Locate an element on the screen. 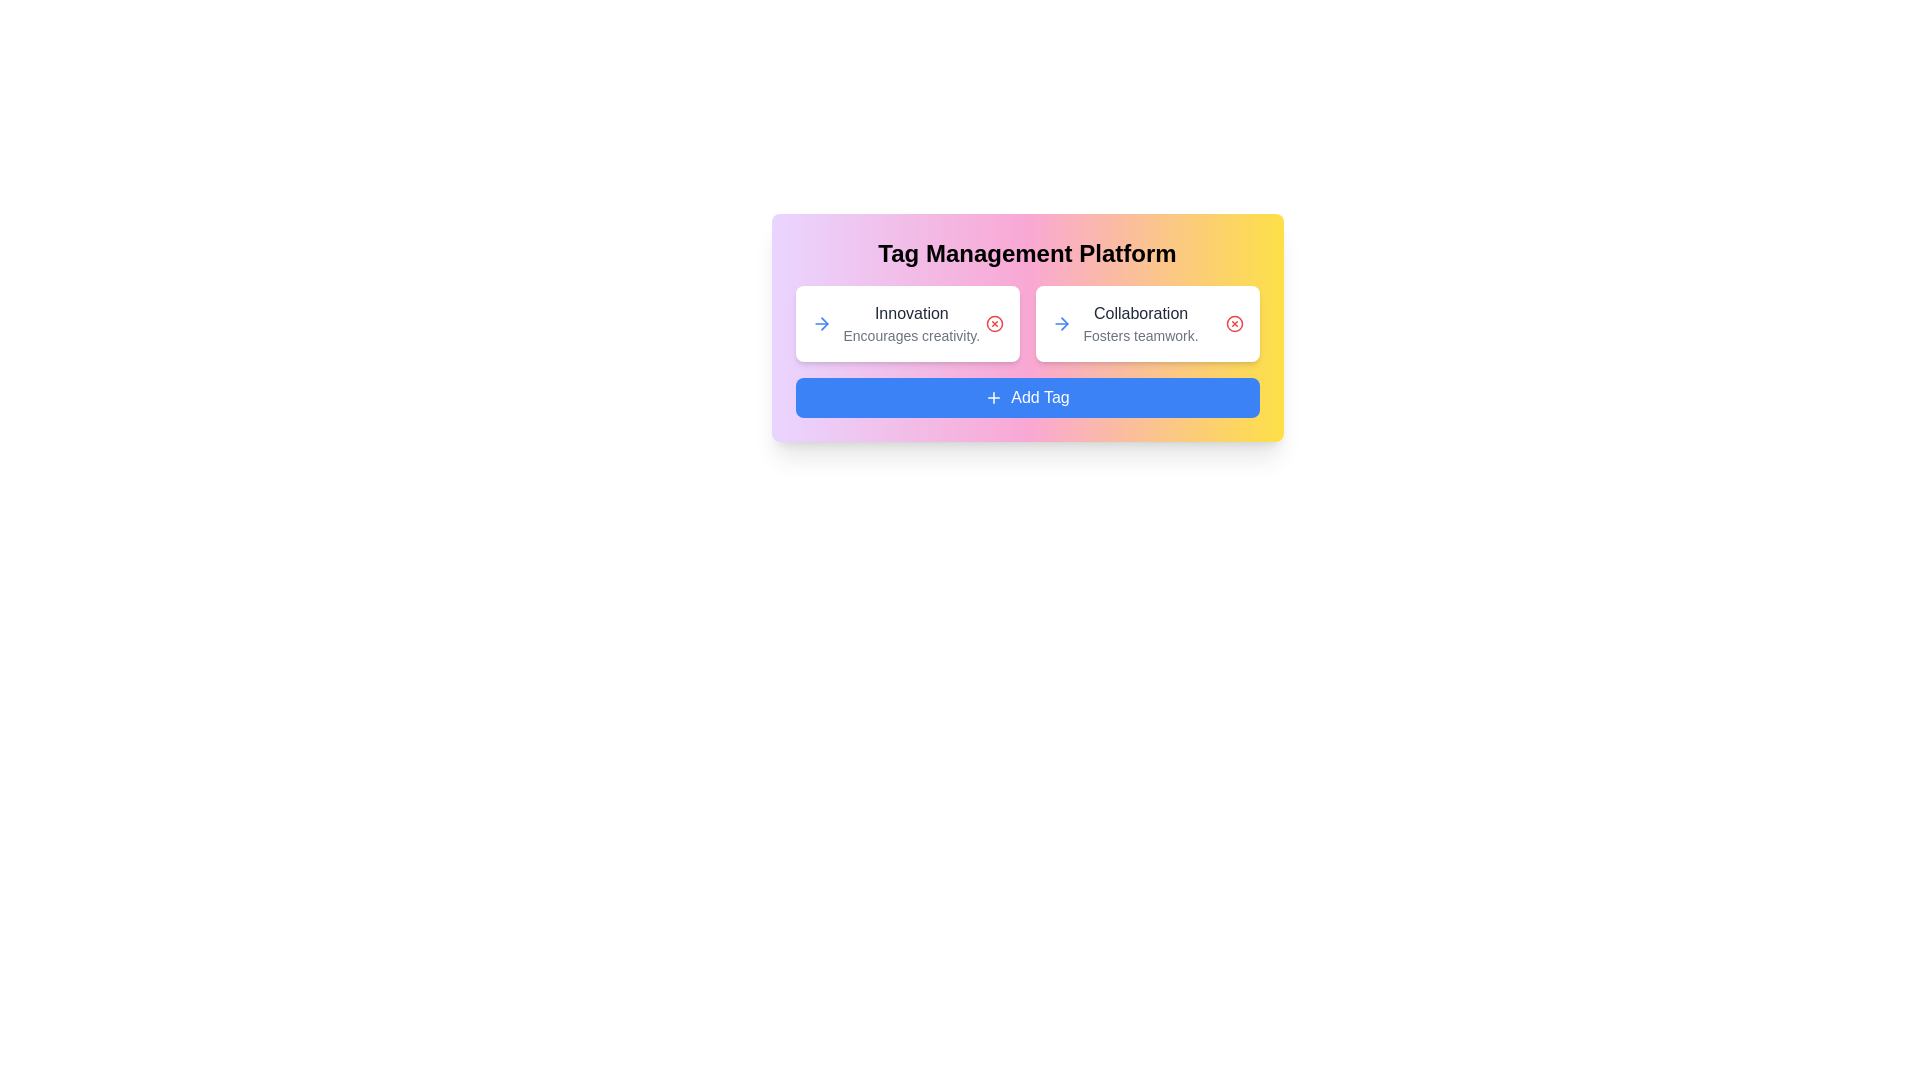 The height and width of the screenshot is (1080, 1920). the arrow icon for the tag Collaboration is located at coordinates (1060, 323).